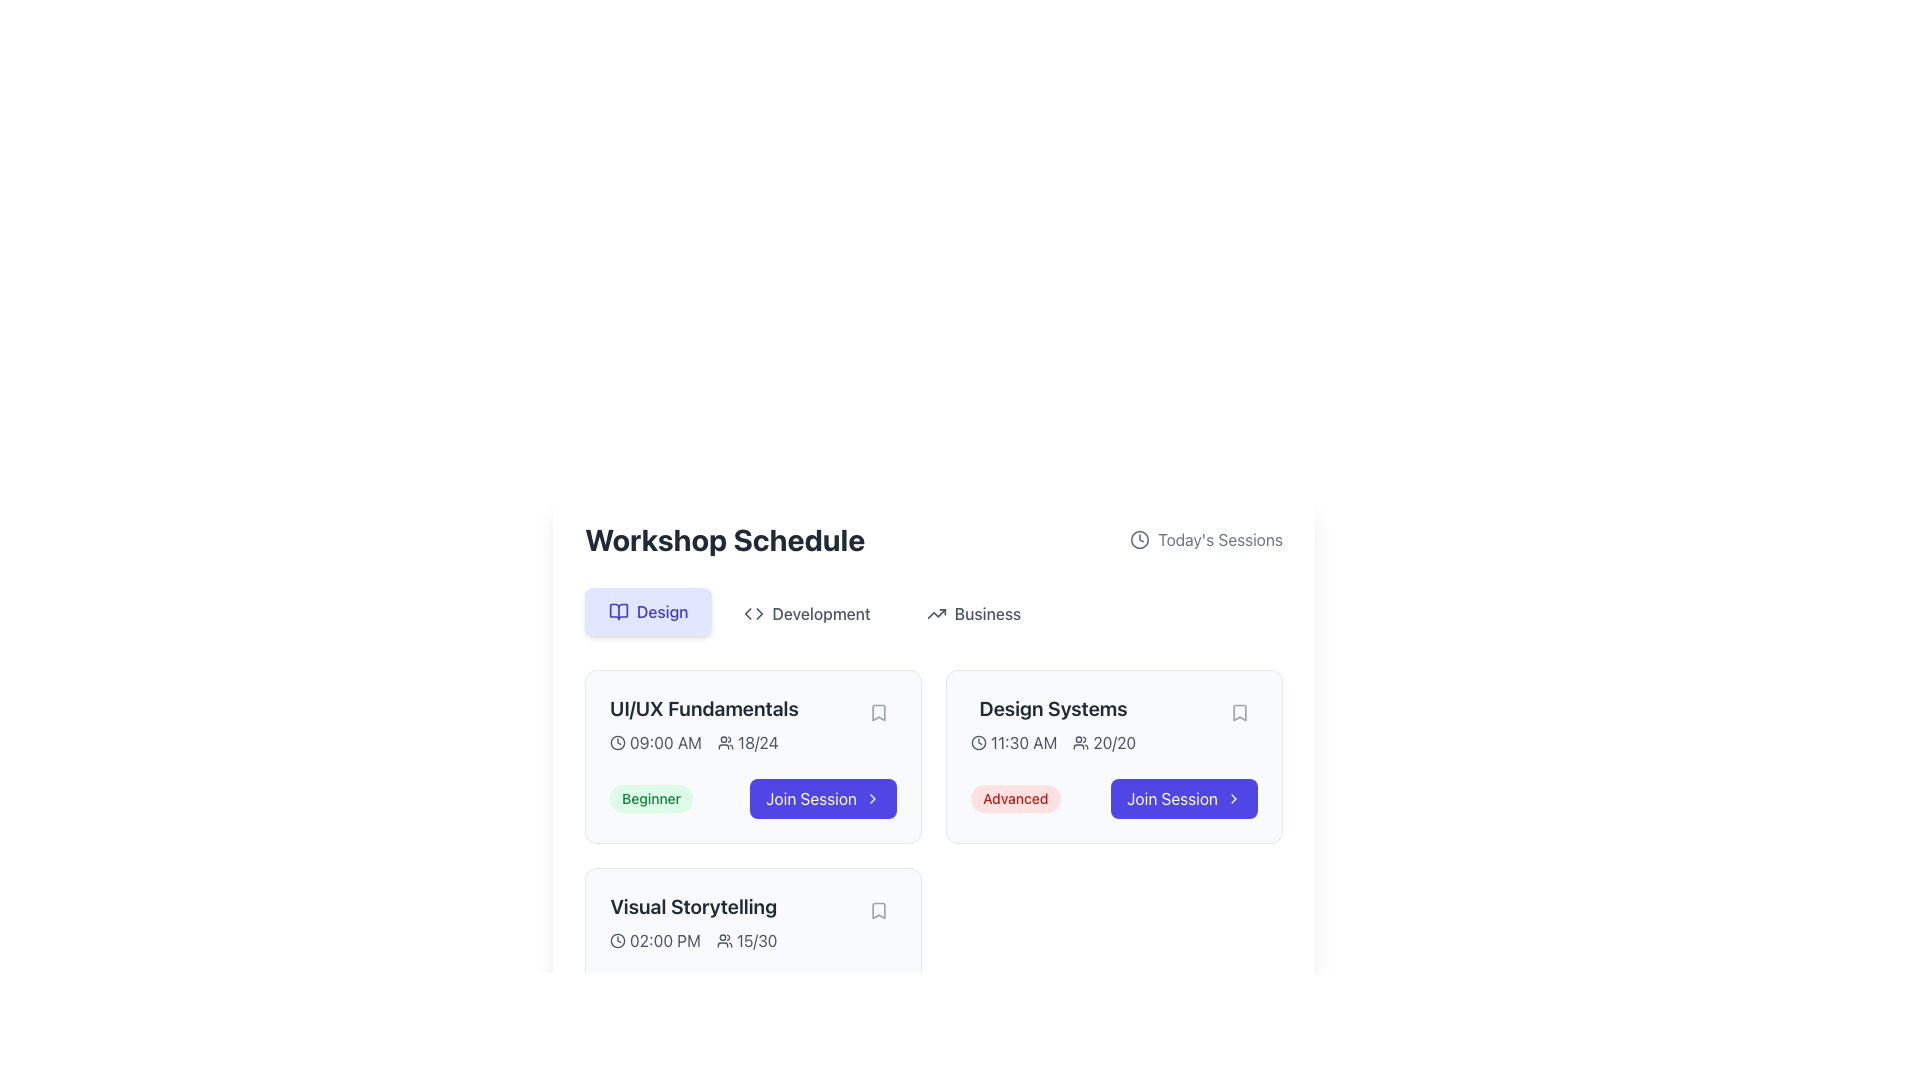 The width and height of the screenshot is (1920, 1080). I want to click on the clock icon located to the left of the text 'Today's Sessions' in the header layout at the top-right corner of the interface, so click(1140, 540).